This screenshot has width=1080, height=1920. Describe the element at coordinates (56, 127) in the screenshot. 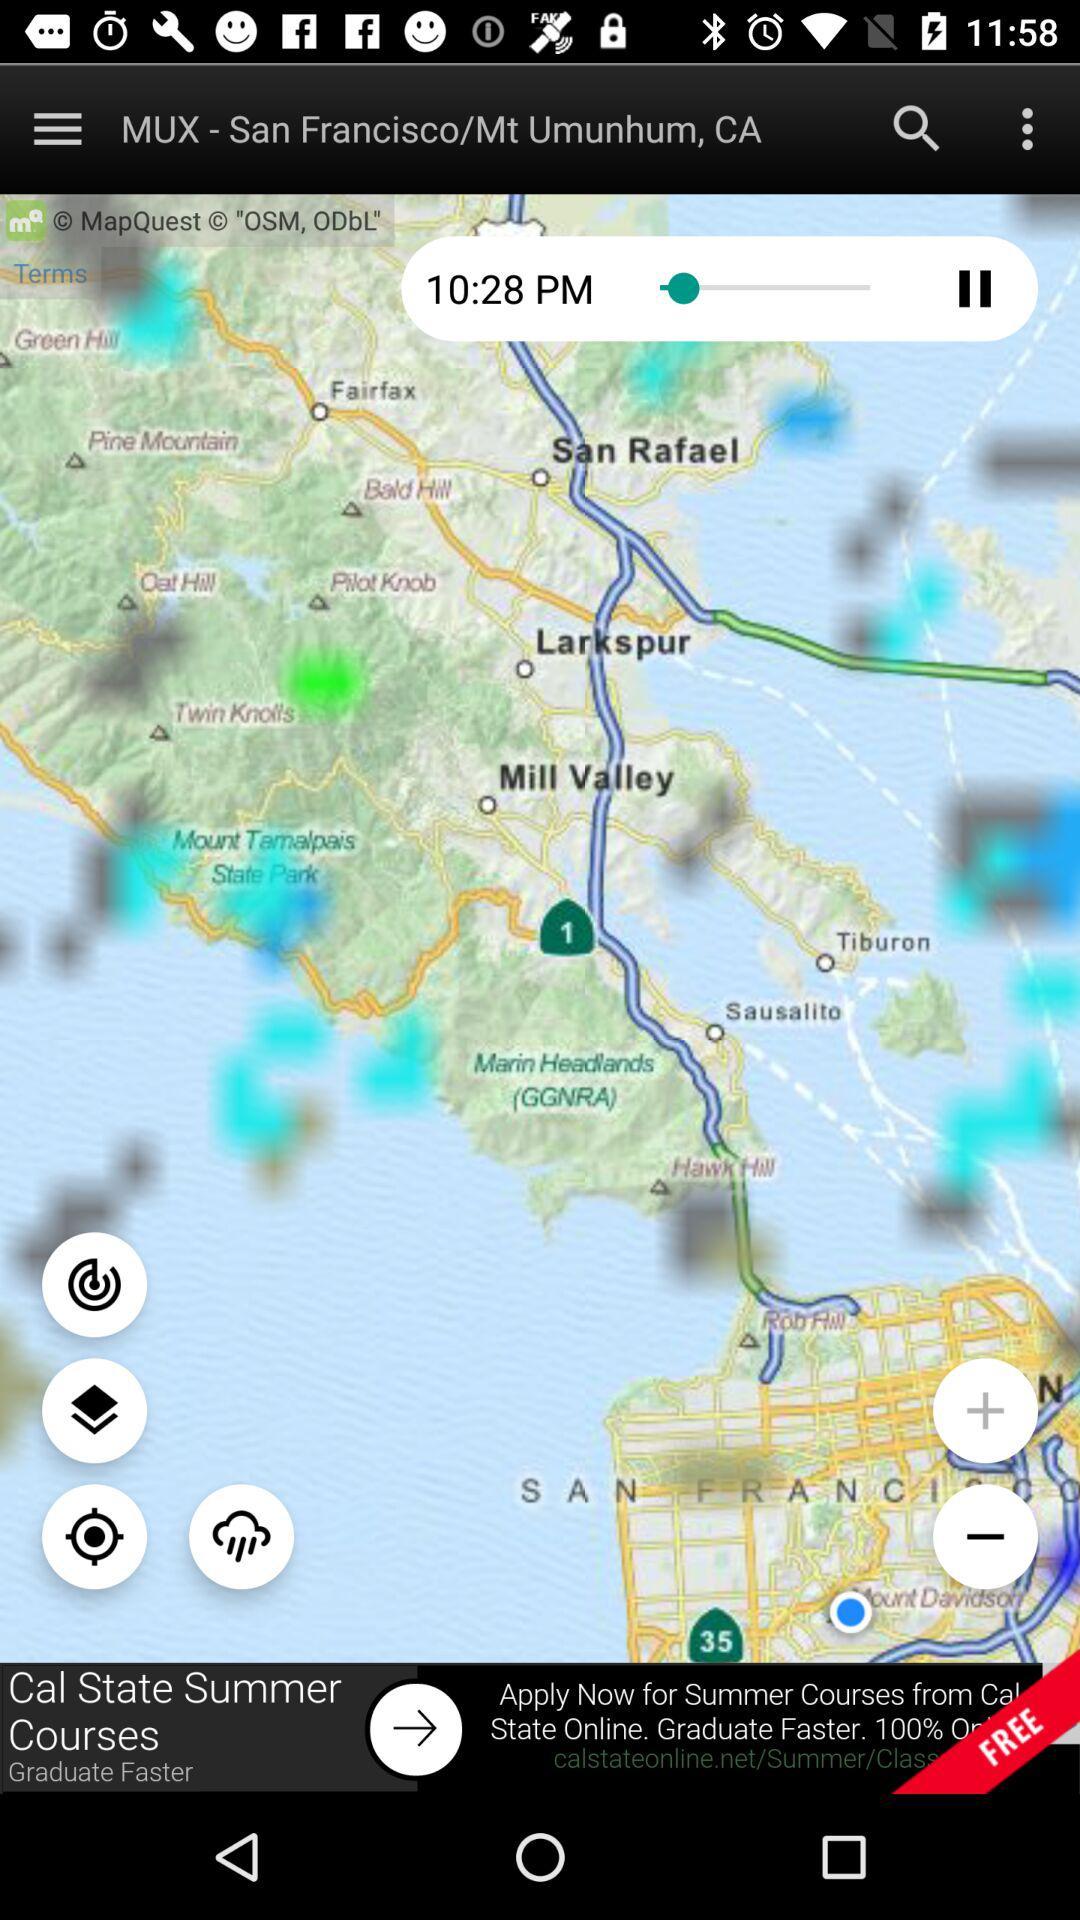

I see `expand drop-down menu` at that location.